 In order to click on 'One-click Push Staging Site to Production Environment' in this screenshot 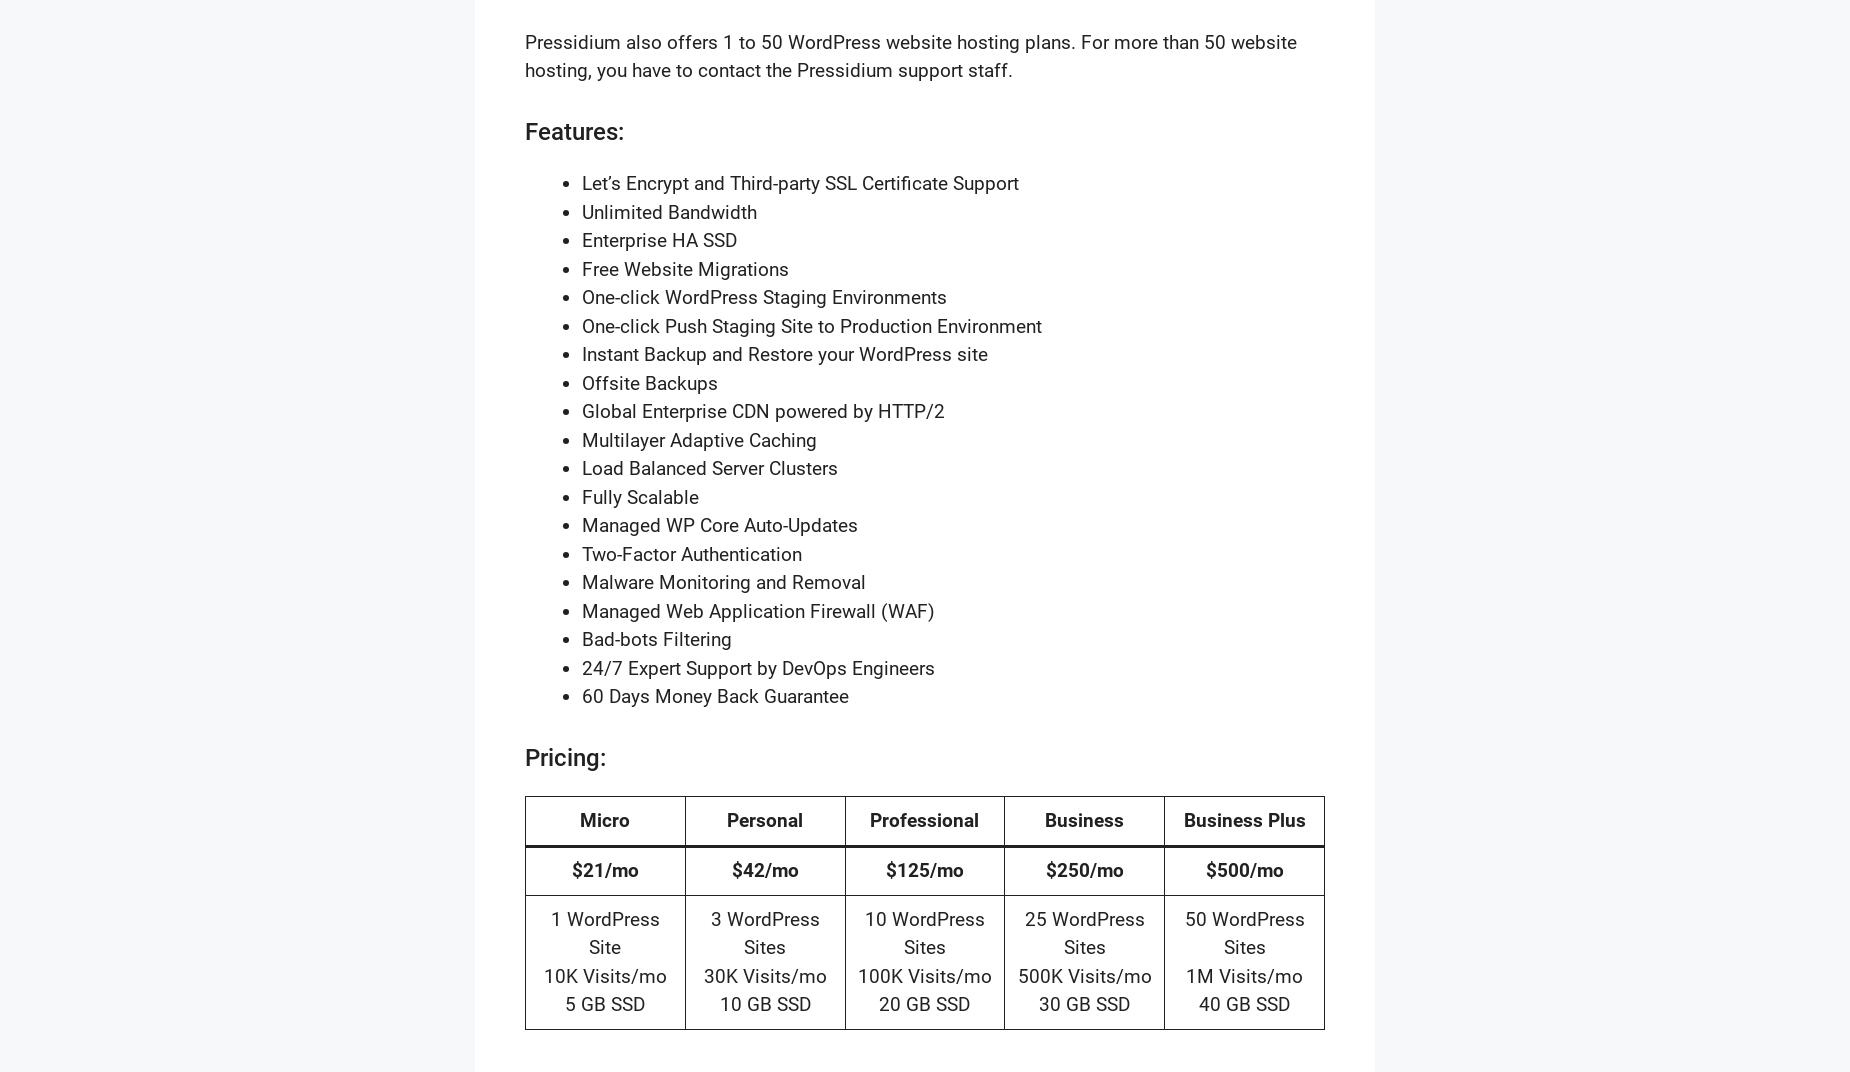, I will do `click(811, 324)`.